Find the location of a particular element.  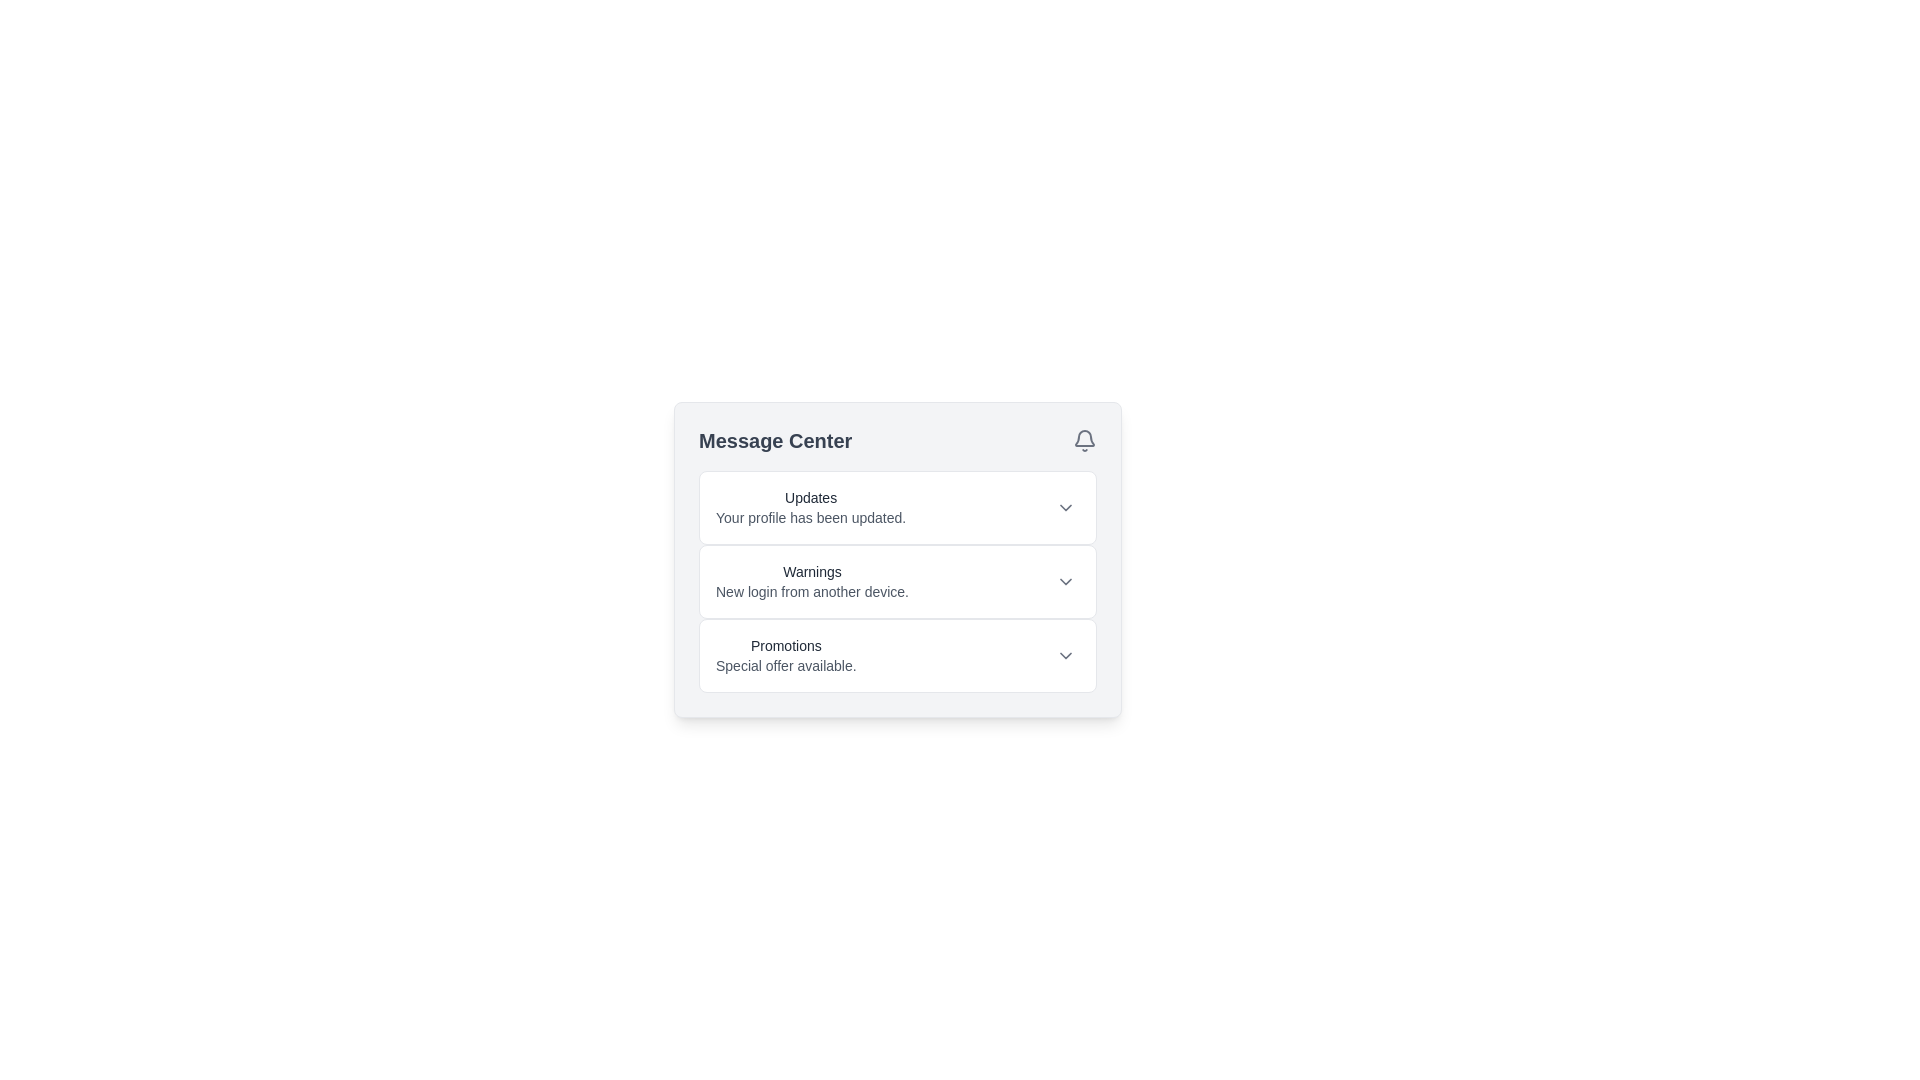

notification message in the 'Updates' notification block, which states 'Your profile has been updated.' is located at coordinates (896, 507).